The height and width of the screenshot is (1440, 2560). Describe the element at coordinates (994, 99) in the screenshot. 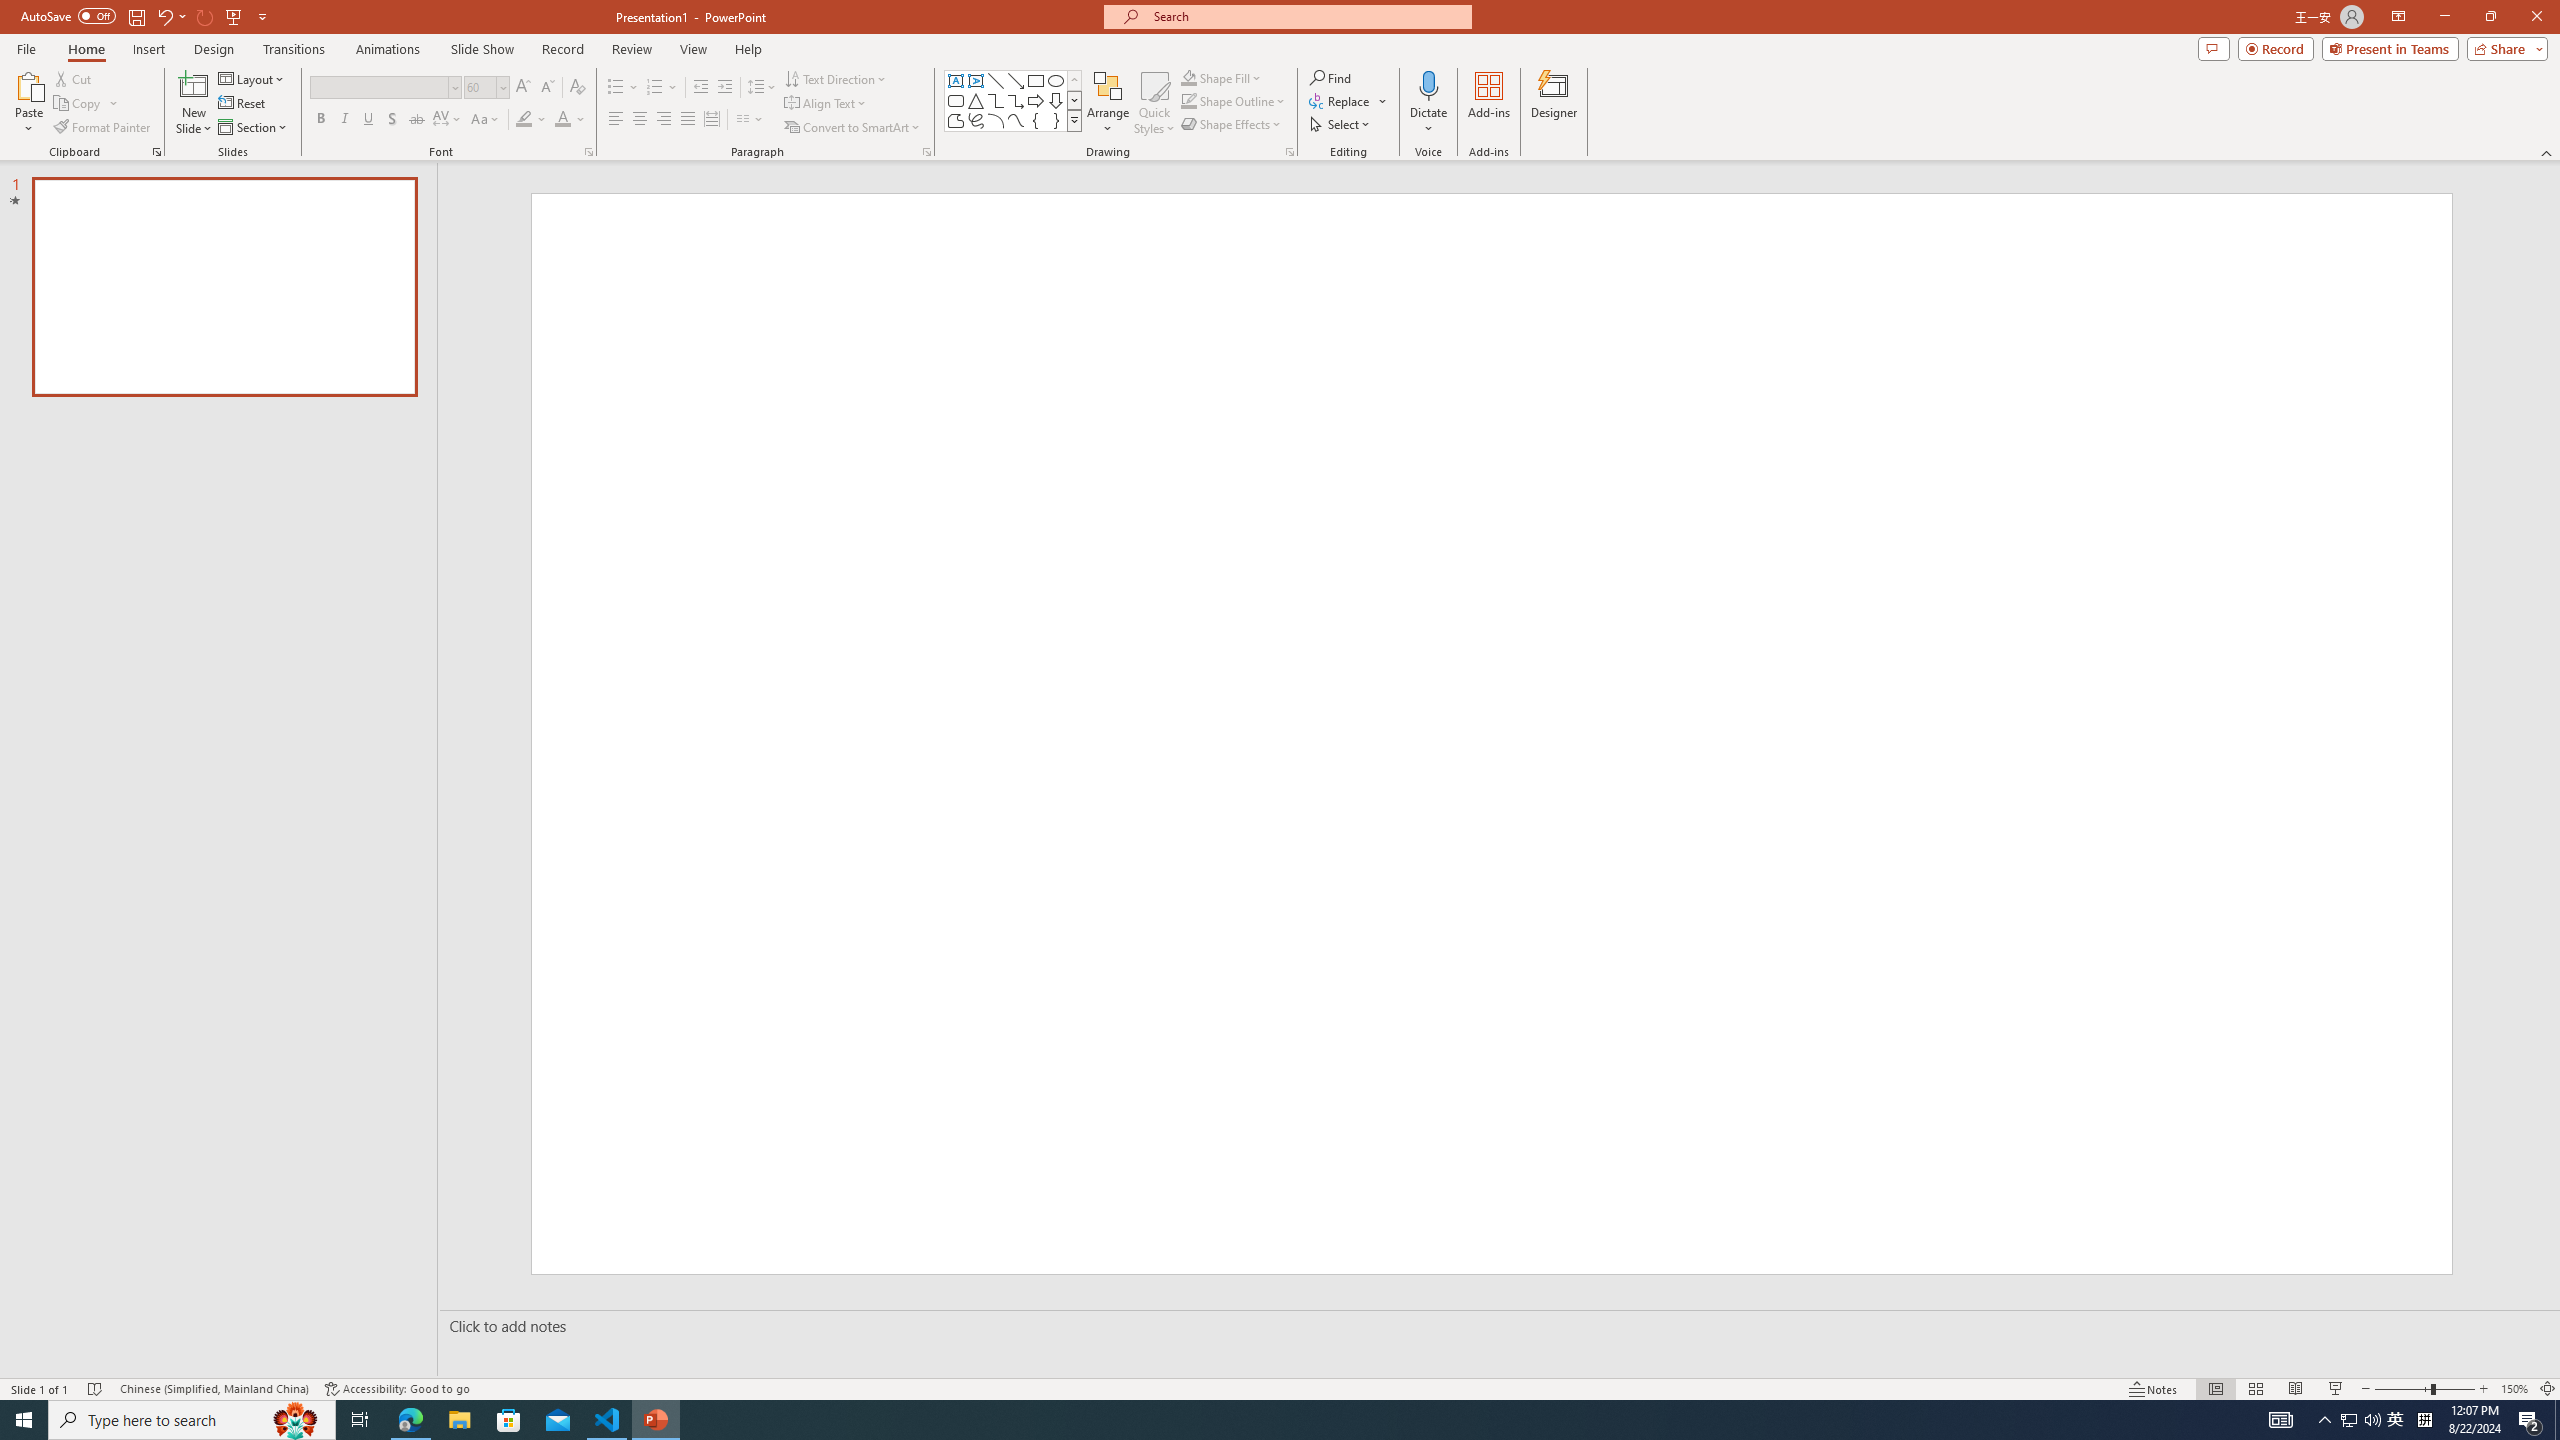

I see `'Connector: Elbow'` at that location.